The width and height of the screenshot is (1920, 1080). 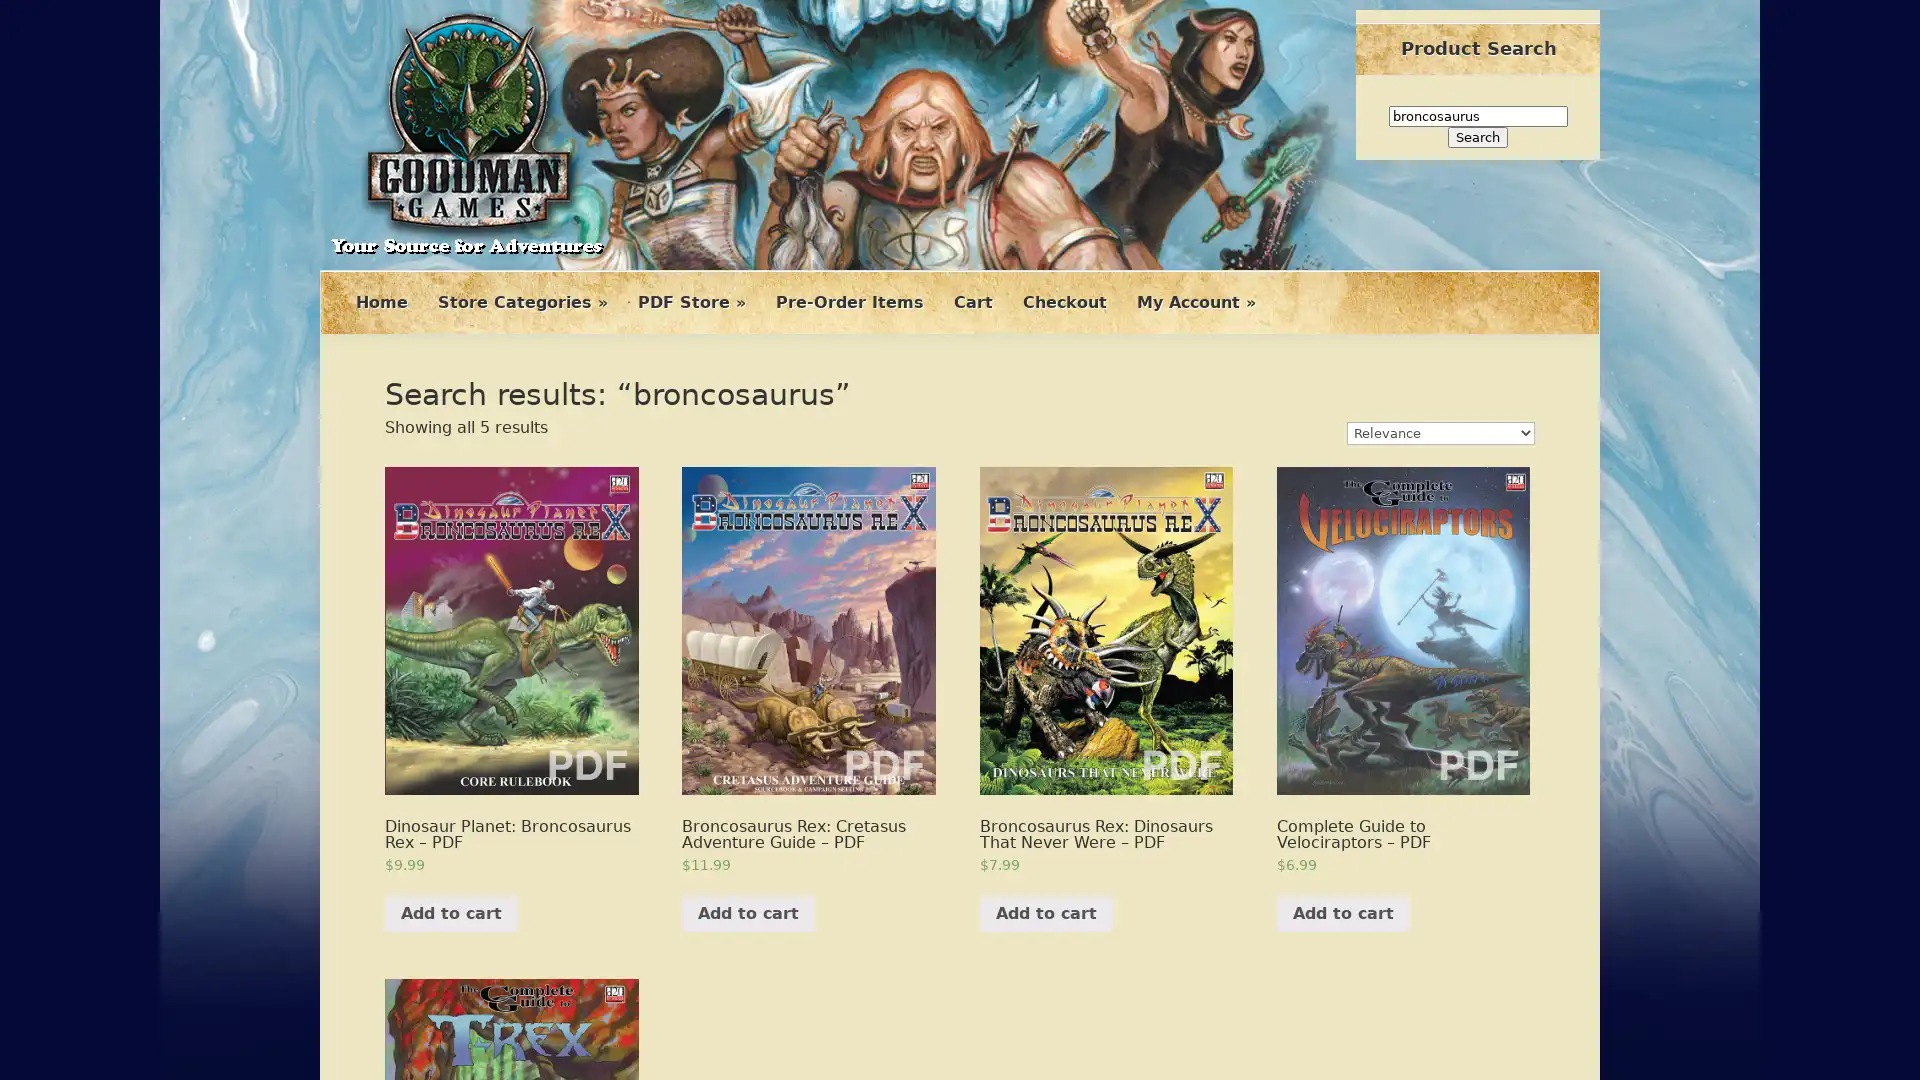 What do you see at coordinates (1478, 136) in the screenshot?
I see `Search` at bounding box center [1478, 136].